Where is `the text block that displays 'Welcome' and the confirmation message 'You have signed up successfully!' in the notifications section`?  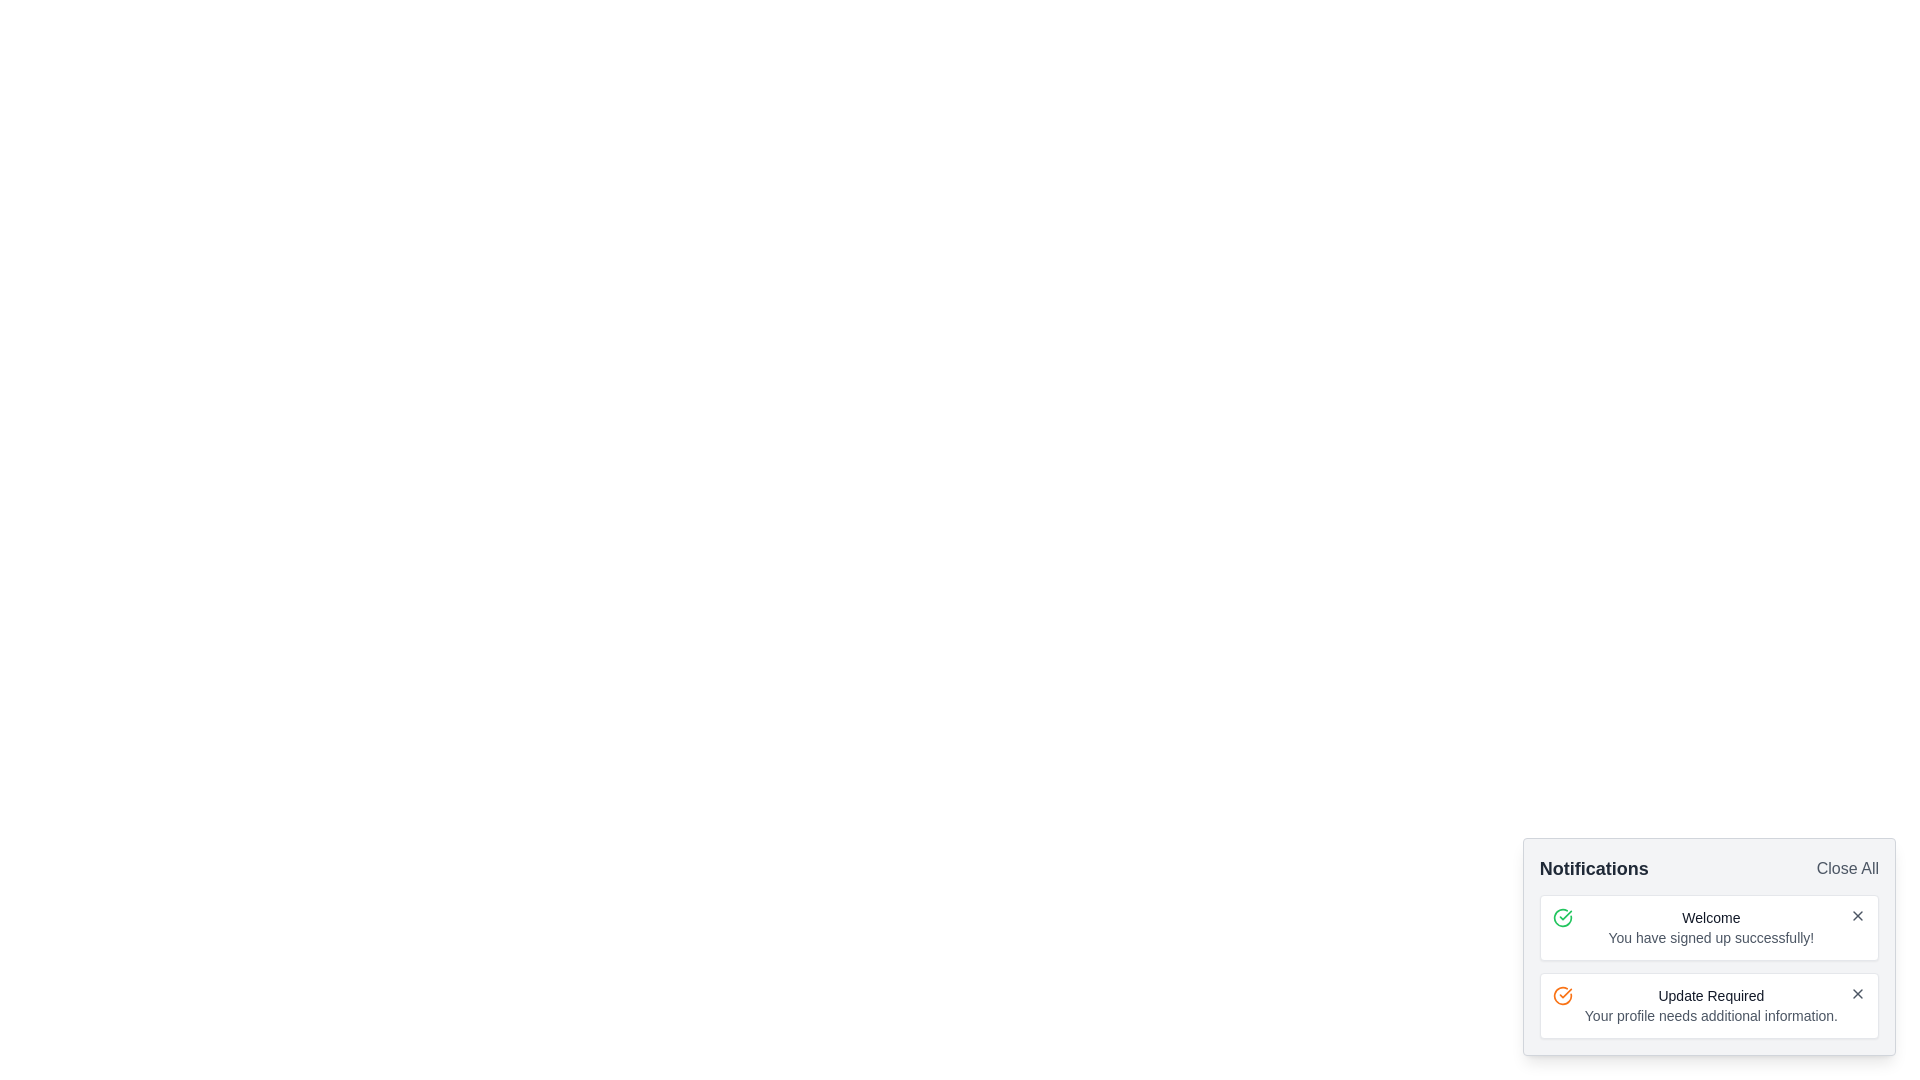 the text block that displays 'Welcome' and the confirmation message 'You have signed up successfully!' in the notifications section is located at coordinates (1710, 928).